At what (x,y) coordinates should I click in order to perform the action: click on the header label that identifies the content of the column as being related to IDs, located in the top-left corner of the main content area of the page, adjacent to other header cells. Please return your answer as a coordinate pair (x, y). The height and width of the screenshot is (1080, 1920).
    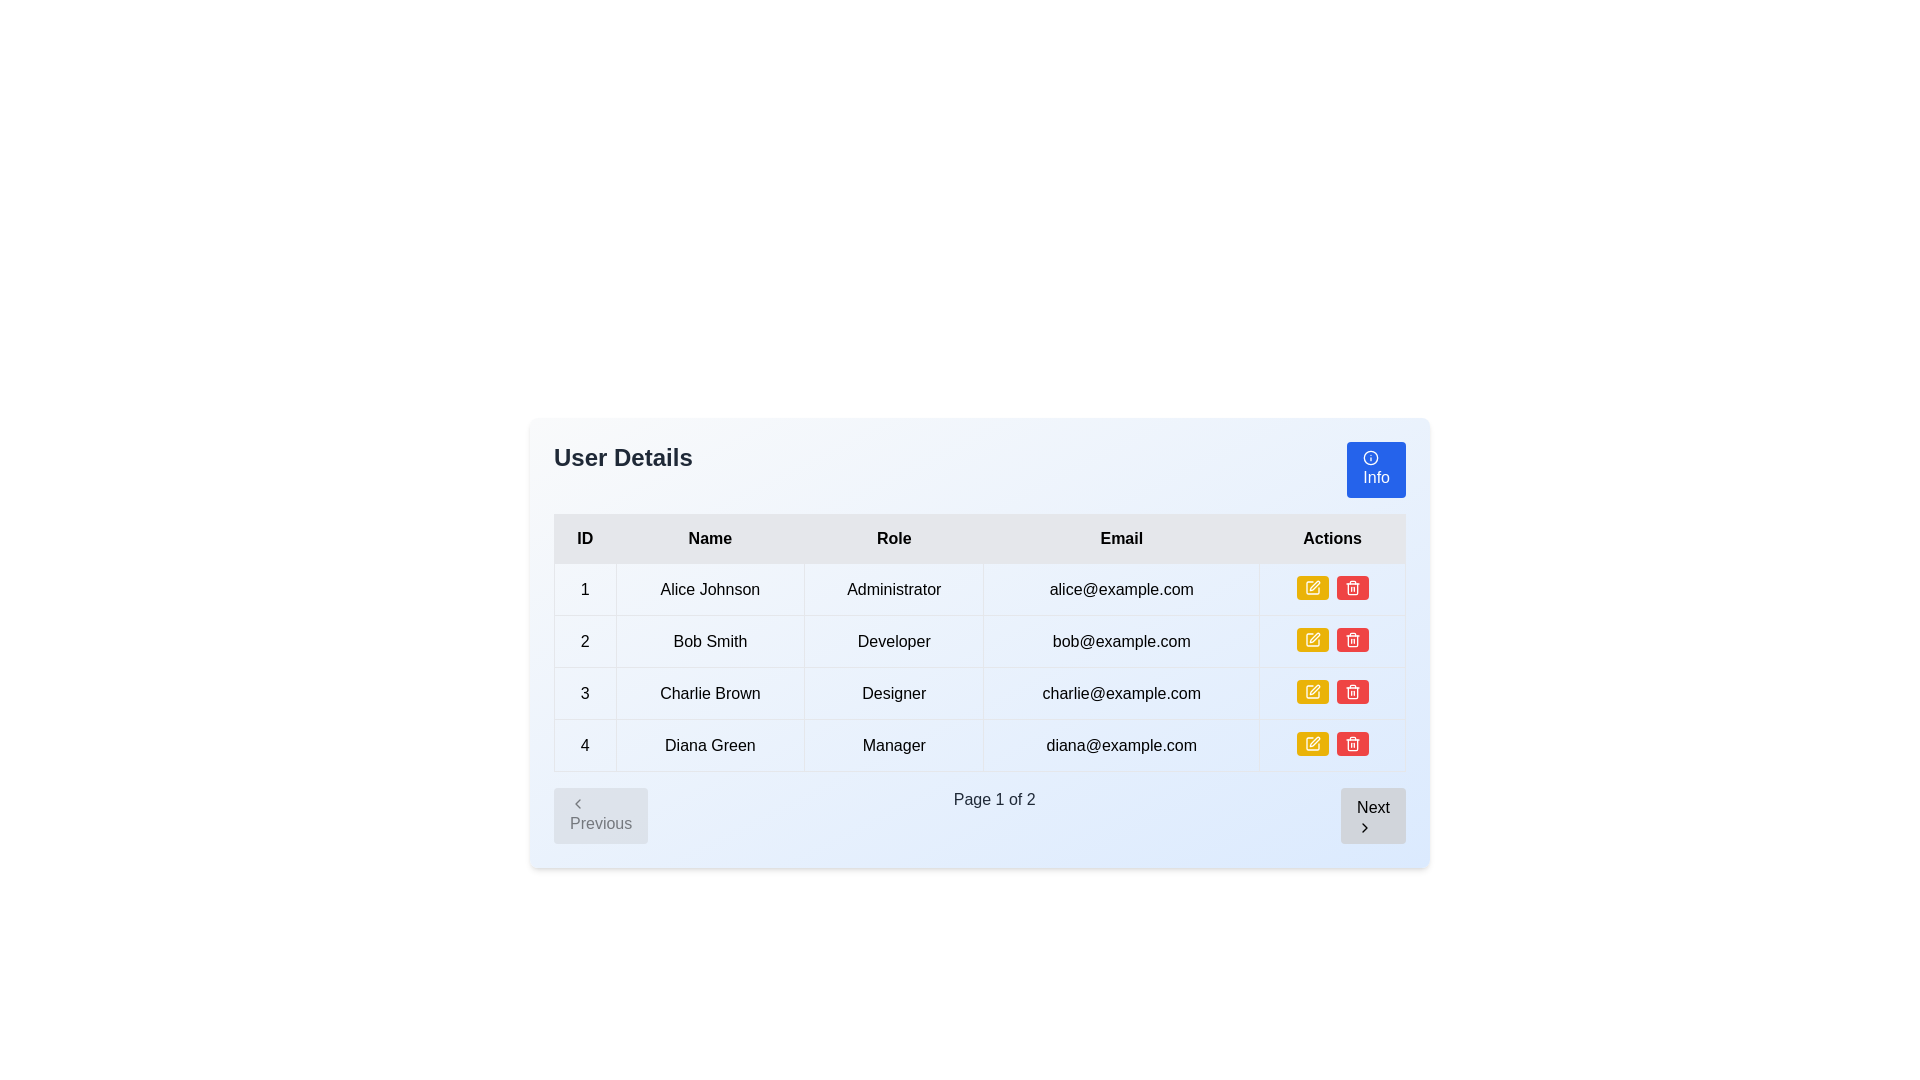
    Looking at the image, I should click on (584, 538).